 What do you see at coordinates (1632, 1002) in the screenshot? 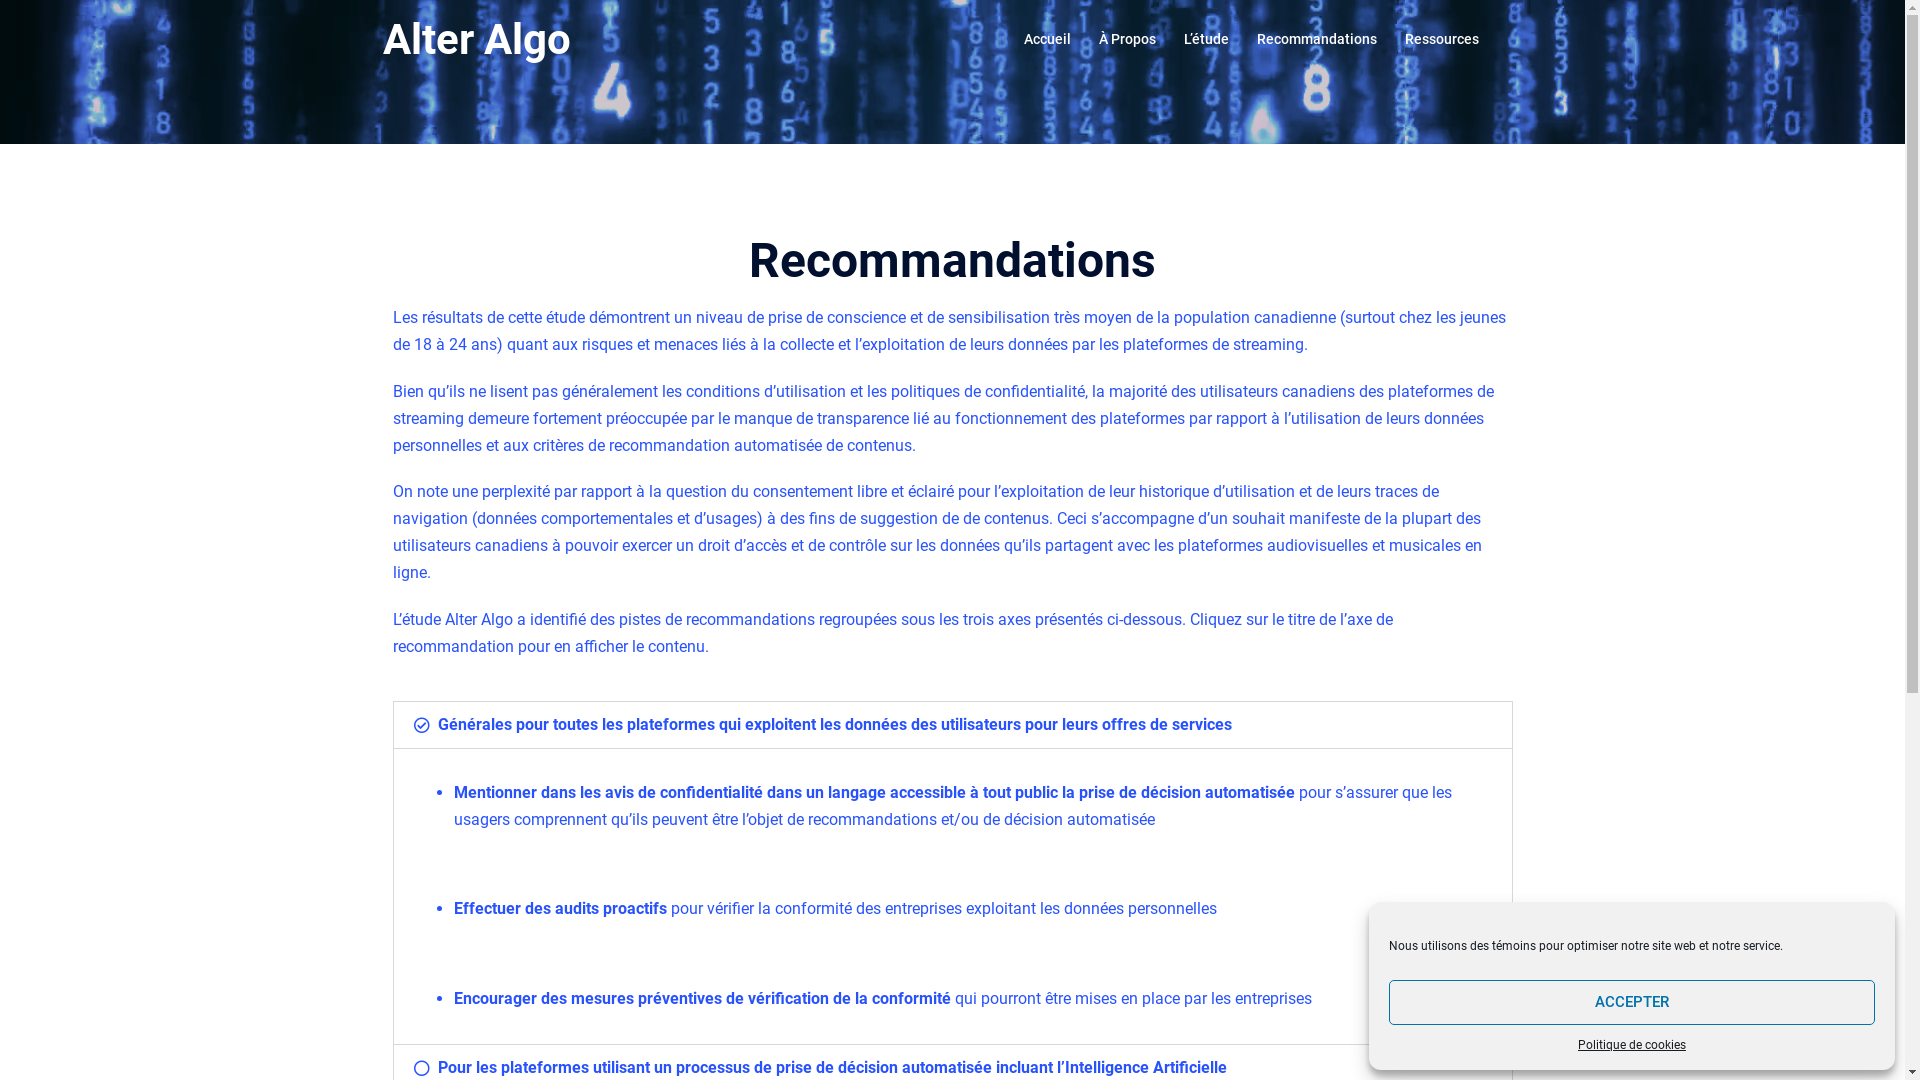
I see `'ACCEPTER'` at bounding box center [1632, 1002].